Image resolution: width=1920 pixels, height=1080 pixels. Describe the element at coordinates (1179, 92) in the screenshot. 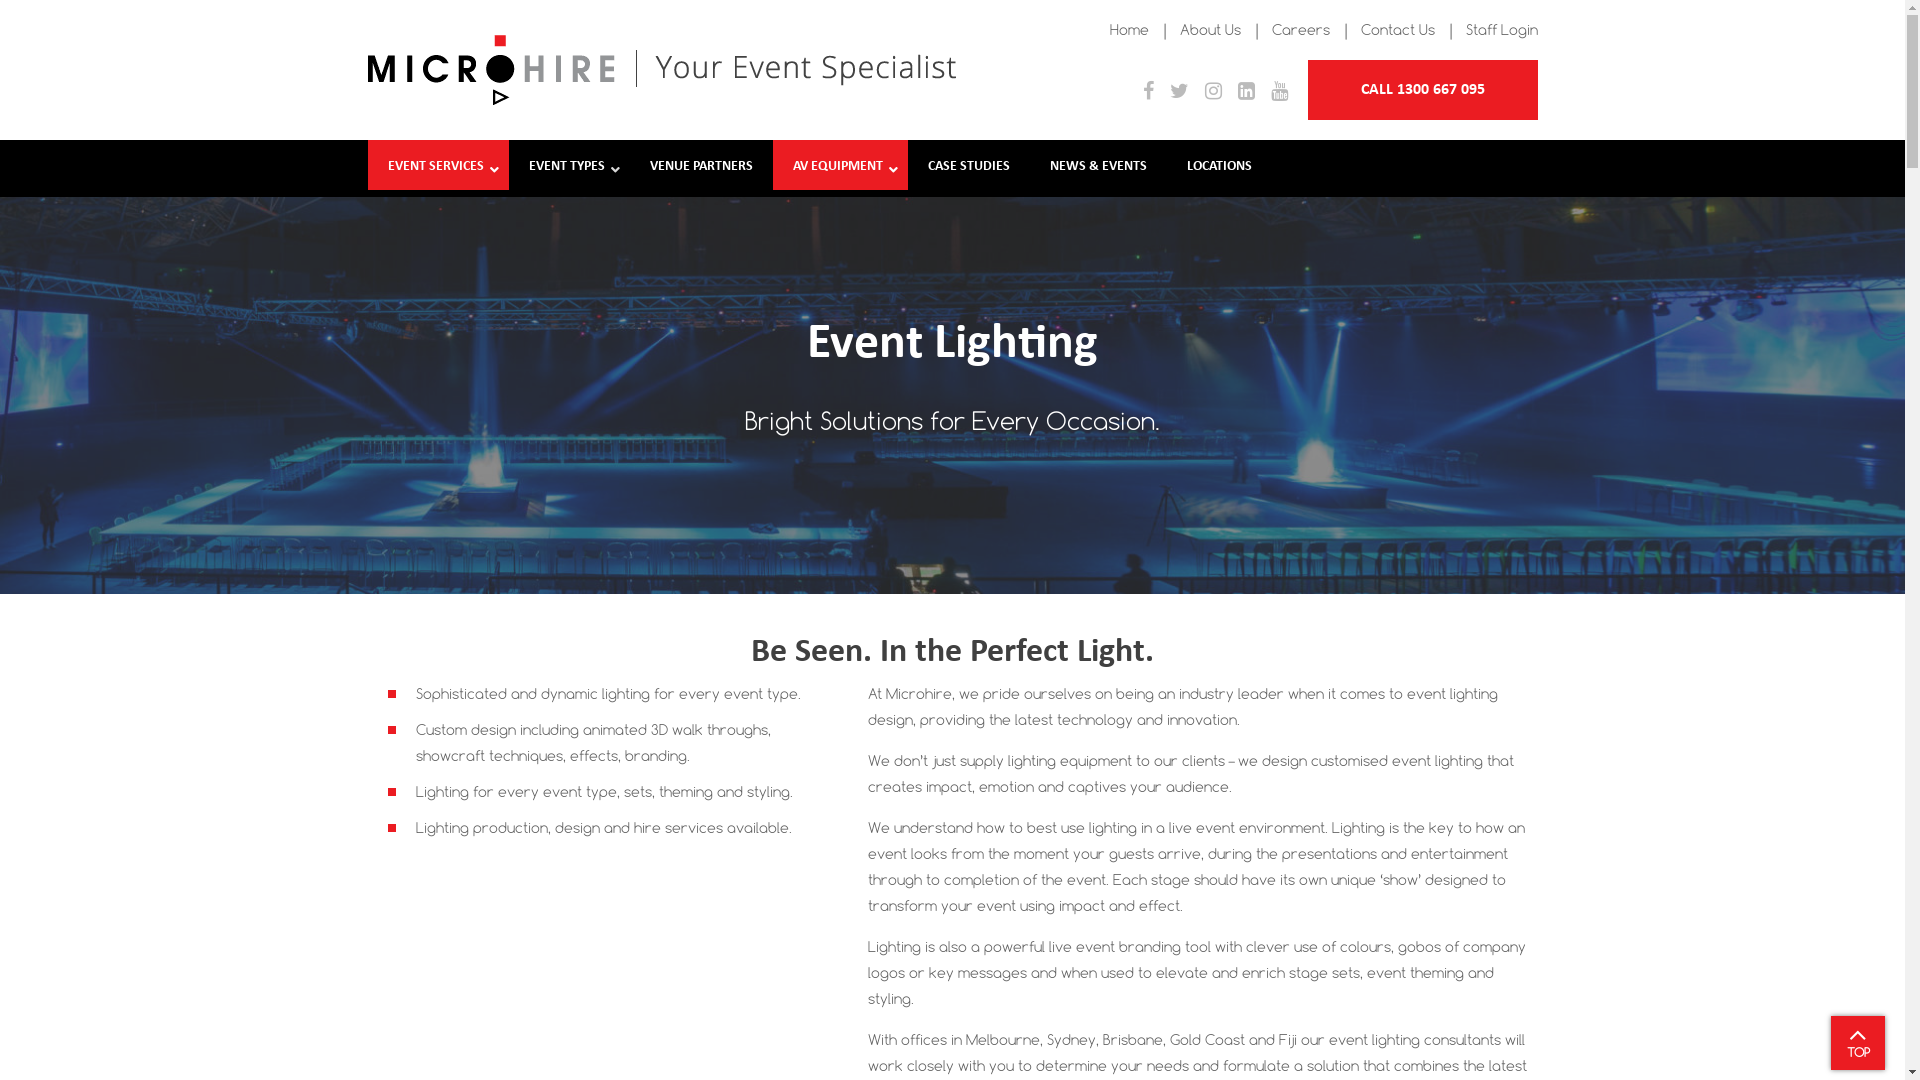

I see `'Twitter'` at that location.